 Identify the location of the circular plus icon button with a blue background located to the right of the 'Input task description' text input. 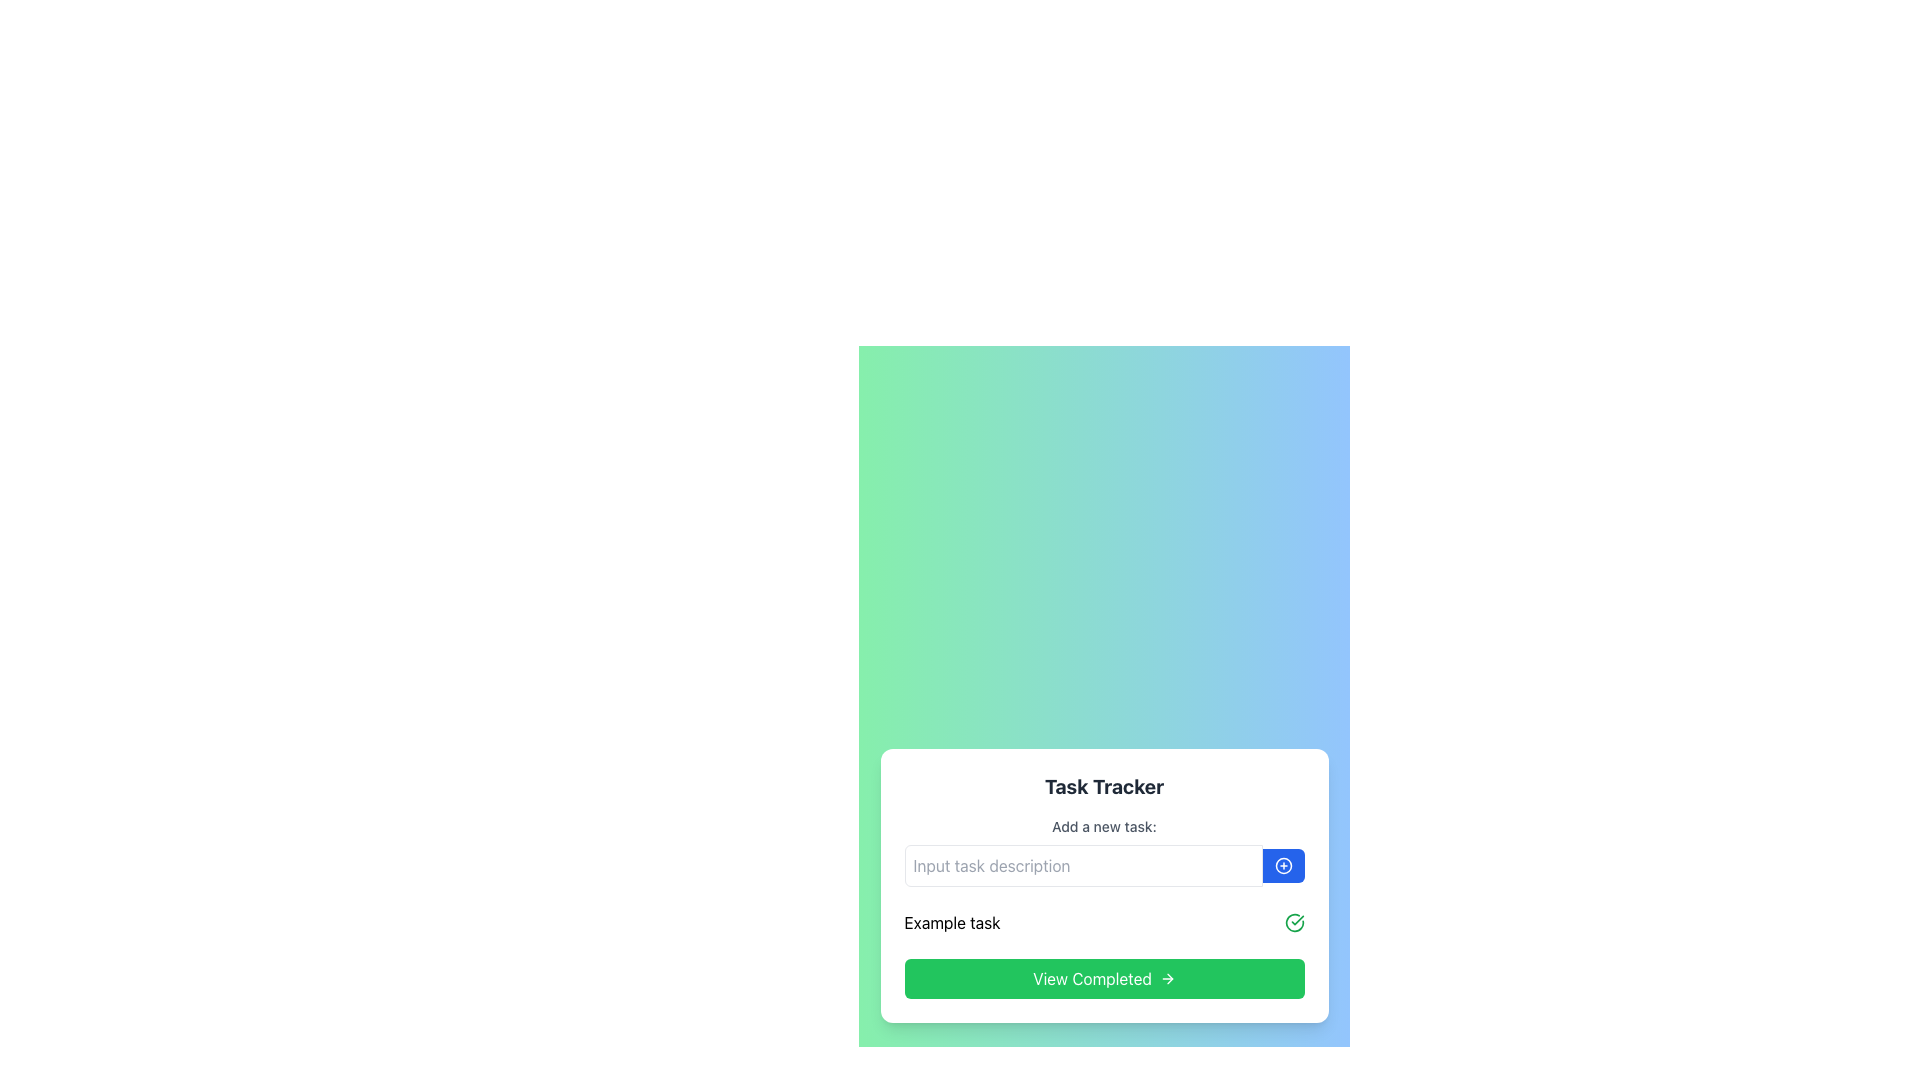
(1283, 865).